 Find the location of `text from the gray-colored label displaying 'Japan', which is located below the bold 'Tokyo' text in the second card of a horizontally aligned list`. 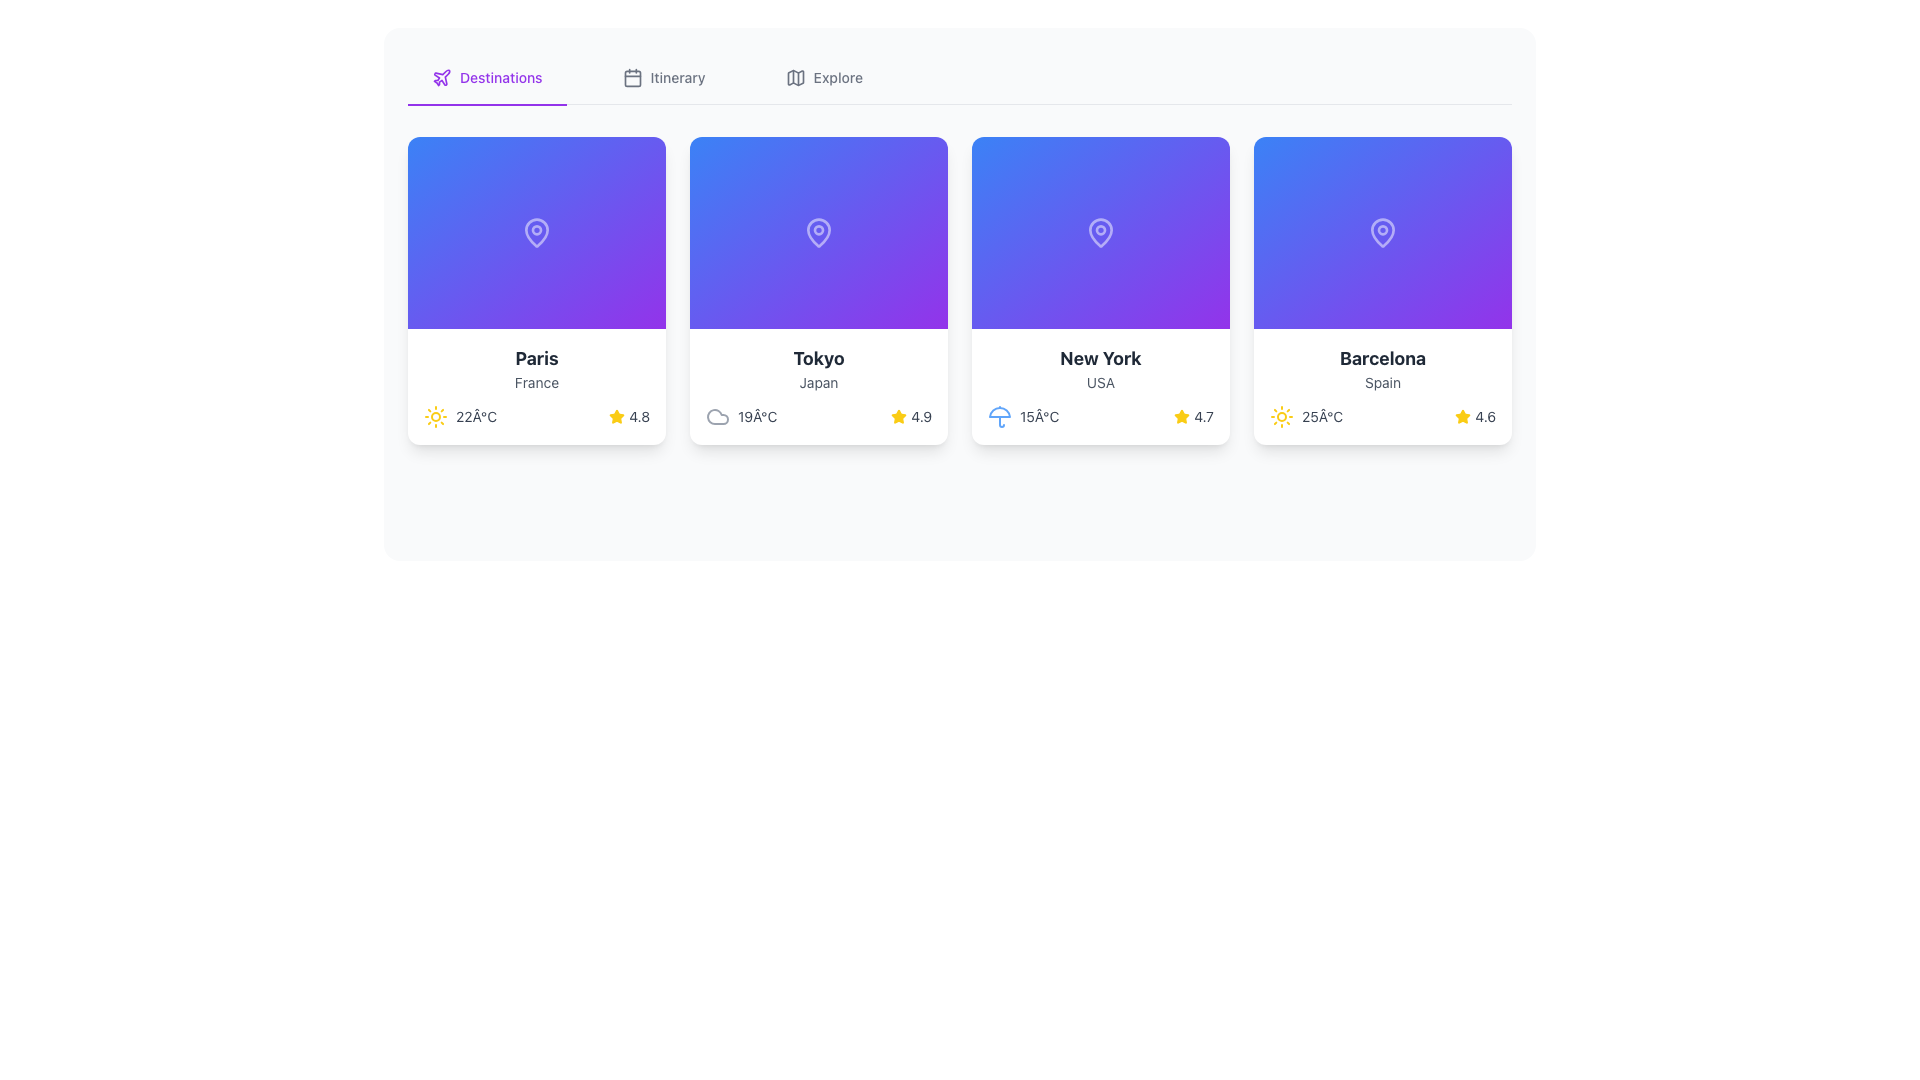

text from the gray-colored label displaying 'Japan', which is located below the bold 'Tokyo' text in the second card of a horizontally aligned list is located at coordinates (819, 382).